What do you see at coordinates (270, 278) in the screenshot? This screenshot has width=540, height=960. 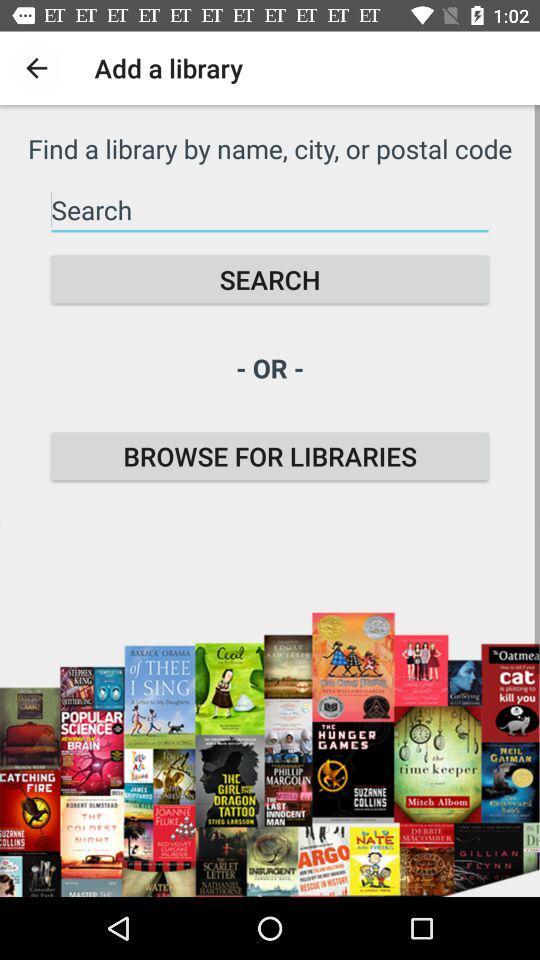 I see `search` at bounding box center [270, 278].